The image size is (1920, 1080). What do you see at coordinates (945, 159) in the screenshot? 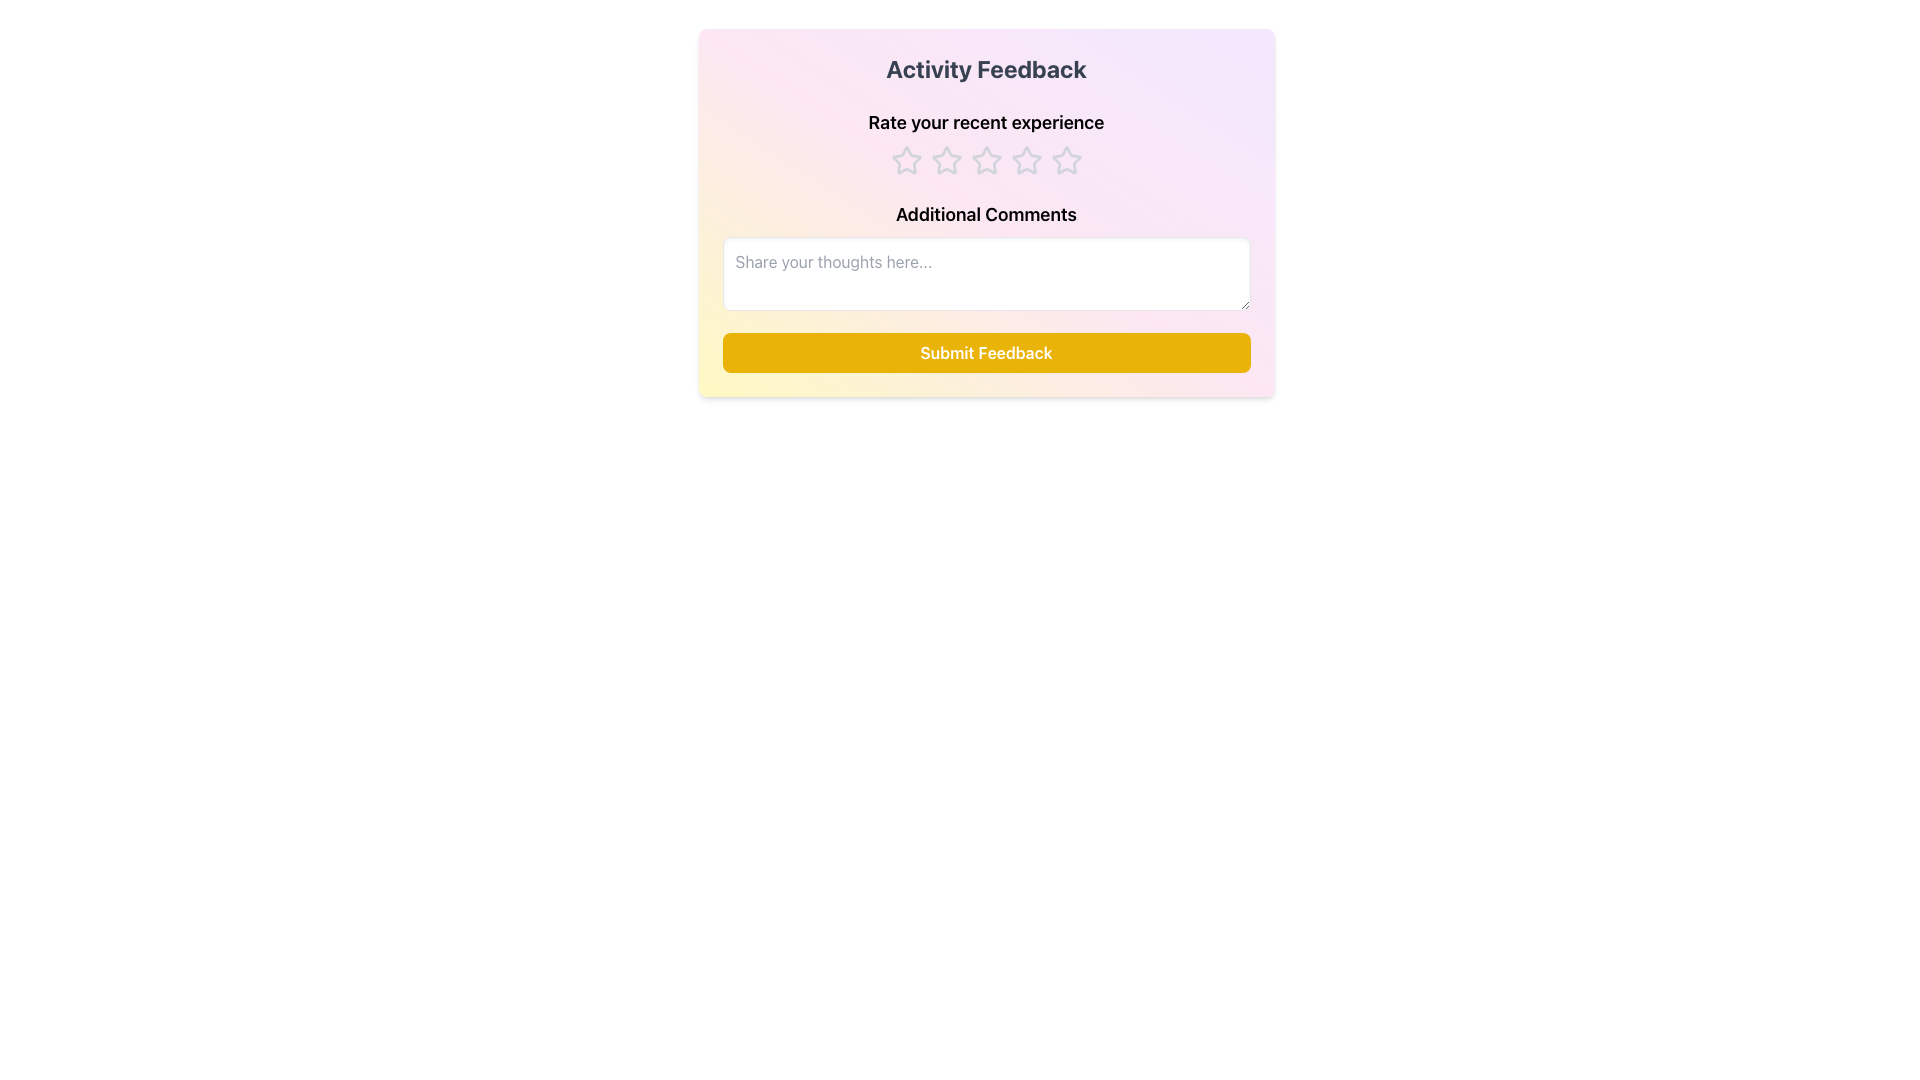
I see `the second rating star in the row of five stars located in the feedback modal` at bounding box center [945, 159].